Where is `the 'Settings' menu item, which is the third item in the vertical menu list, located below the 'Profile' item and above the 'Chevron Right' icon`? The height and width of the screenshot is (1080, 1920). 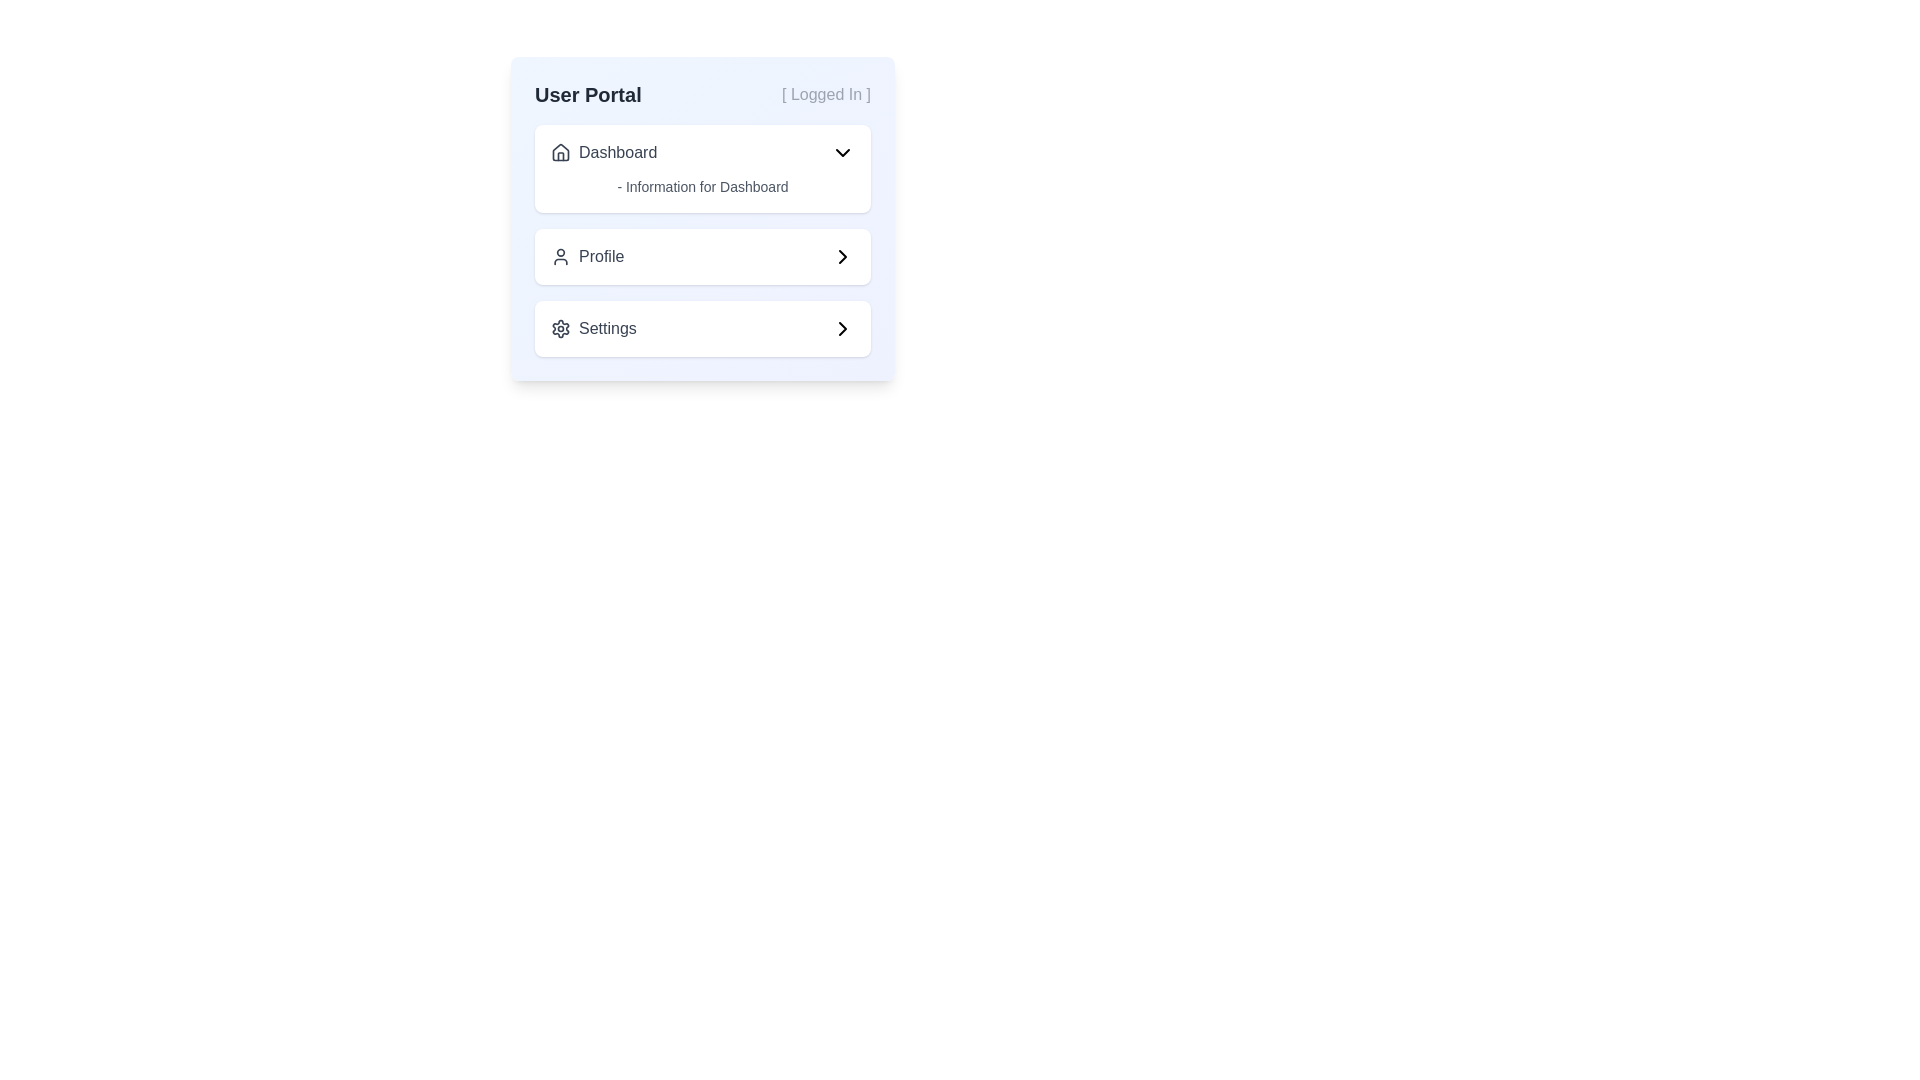
the 'Settings' menu item, which is the third item in the vertical menu list, located below the 'Profile' item and above the 'Chevron Right' icon is located at coordinates (592, 327).